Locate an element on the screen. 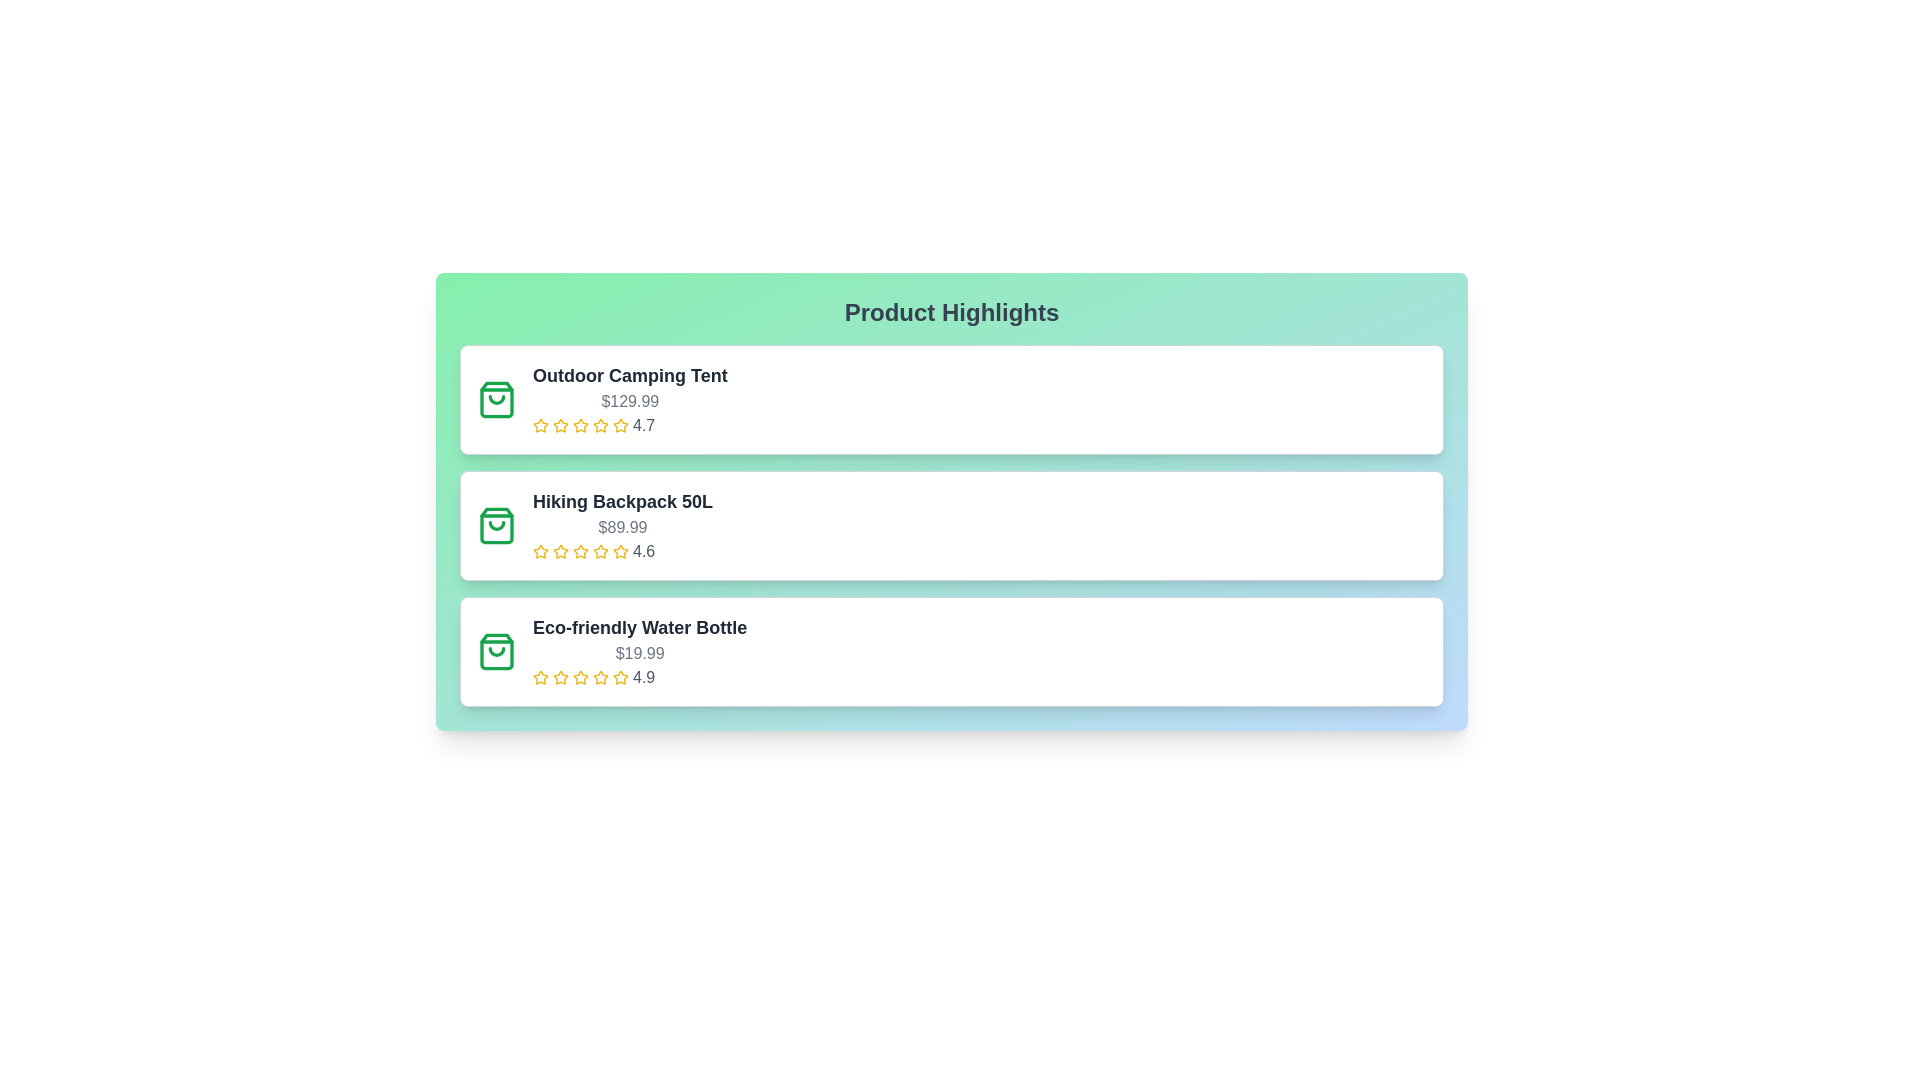 This screenshot has height=1080, width=1920. the rating of the product to 4 stars by clicking on the corresponding star is located at coordinates (599, 424).